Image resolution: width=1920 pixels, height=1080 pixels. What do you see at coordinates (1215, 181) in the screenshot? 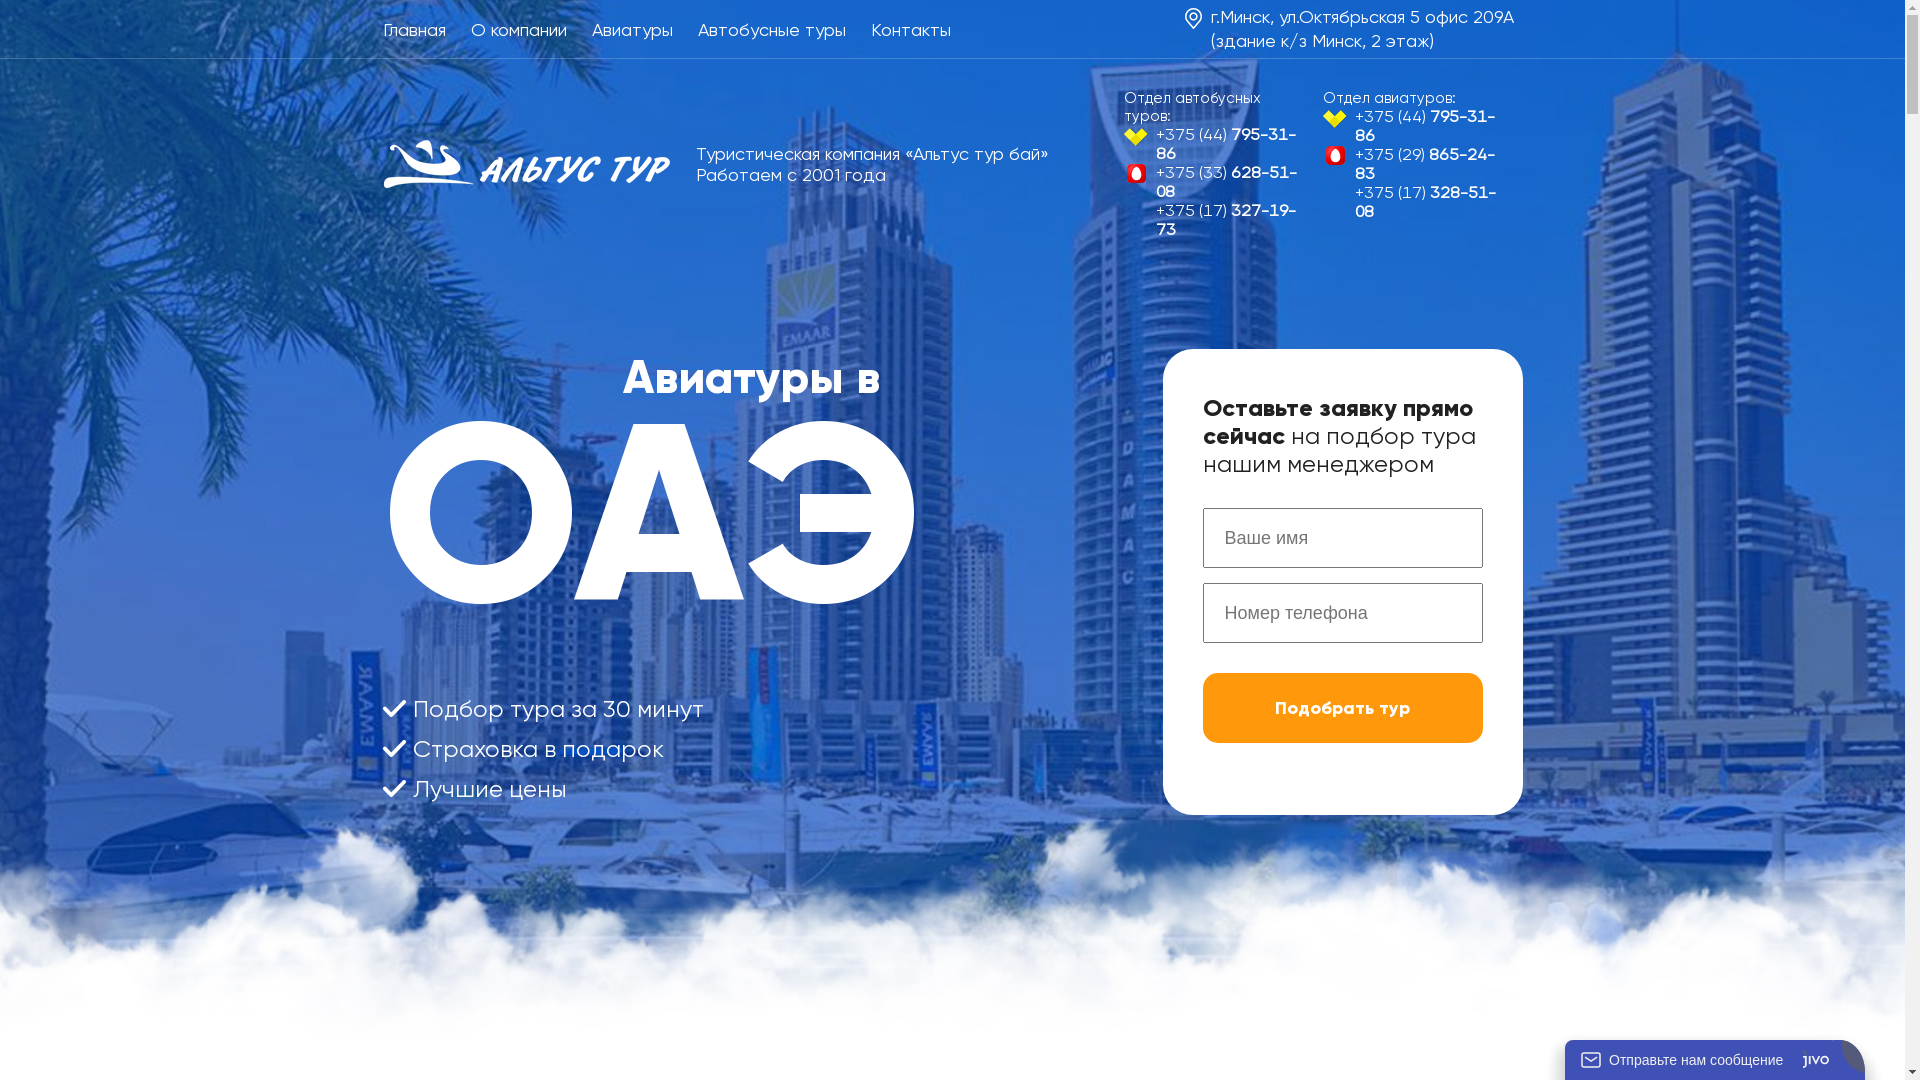
I see `'+375 (33) 628-51-08'` at bounding box center [1215, 181].